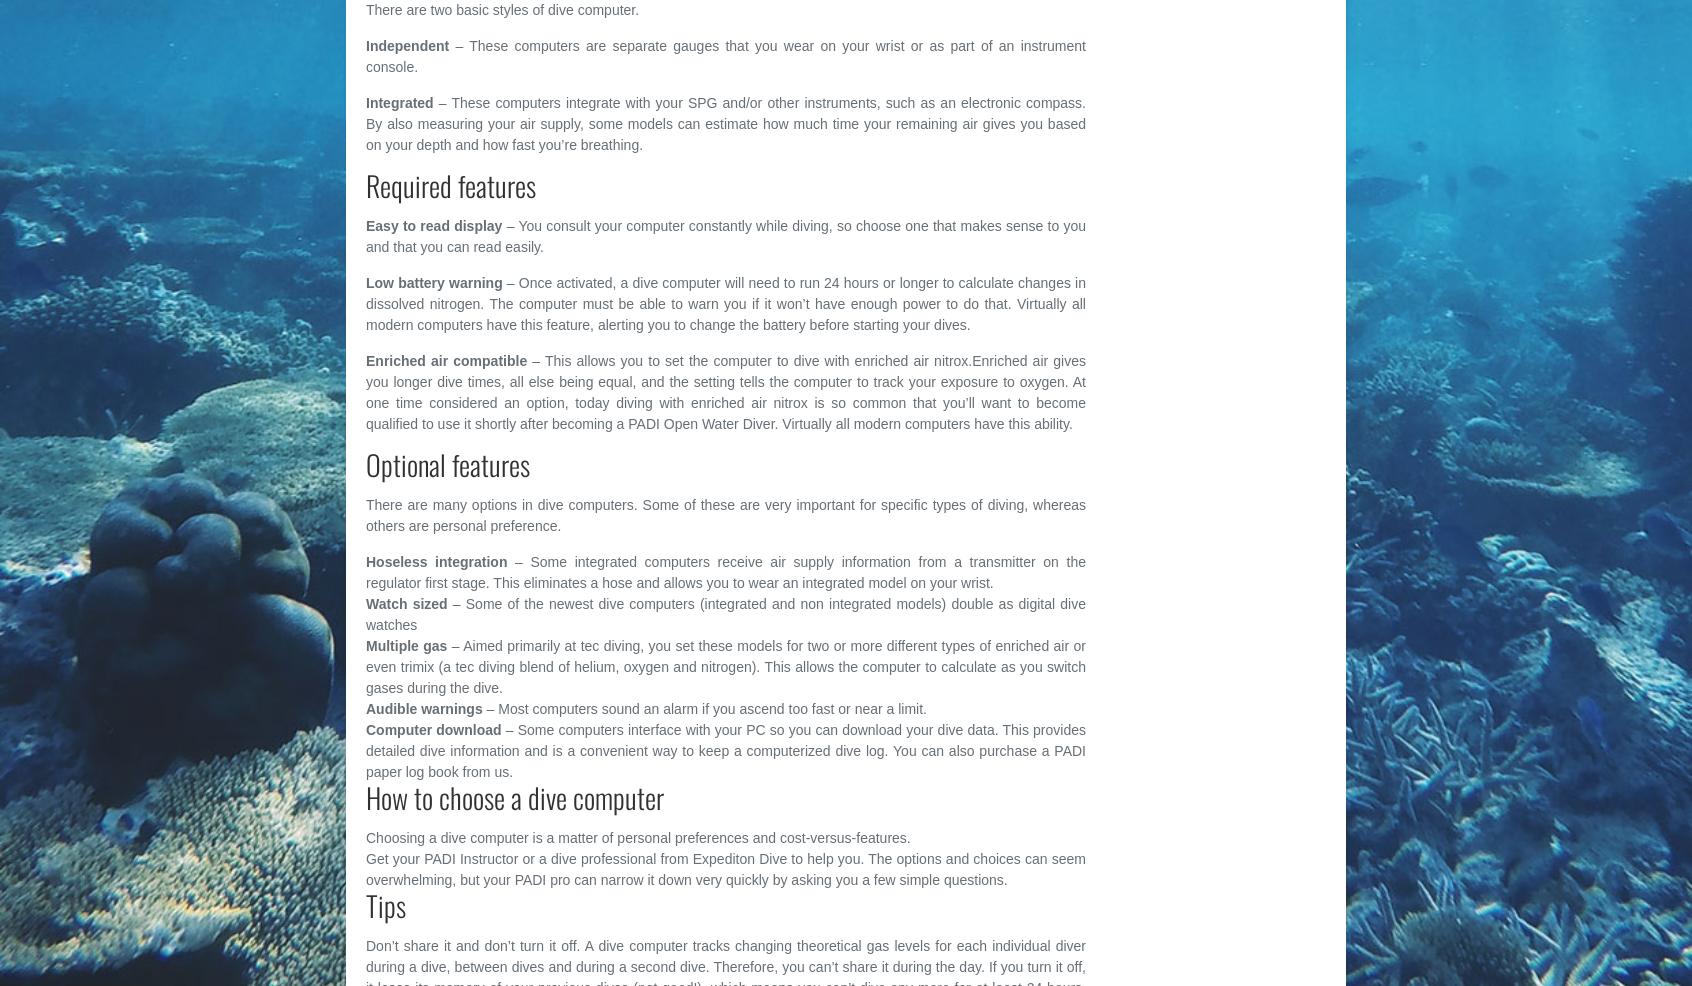 This screenshot has width=1692, height=986. Describe the element at coordinates (365, 708) in the screenshot. I see `'Audible warnings'` at that location.